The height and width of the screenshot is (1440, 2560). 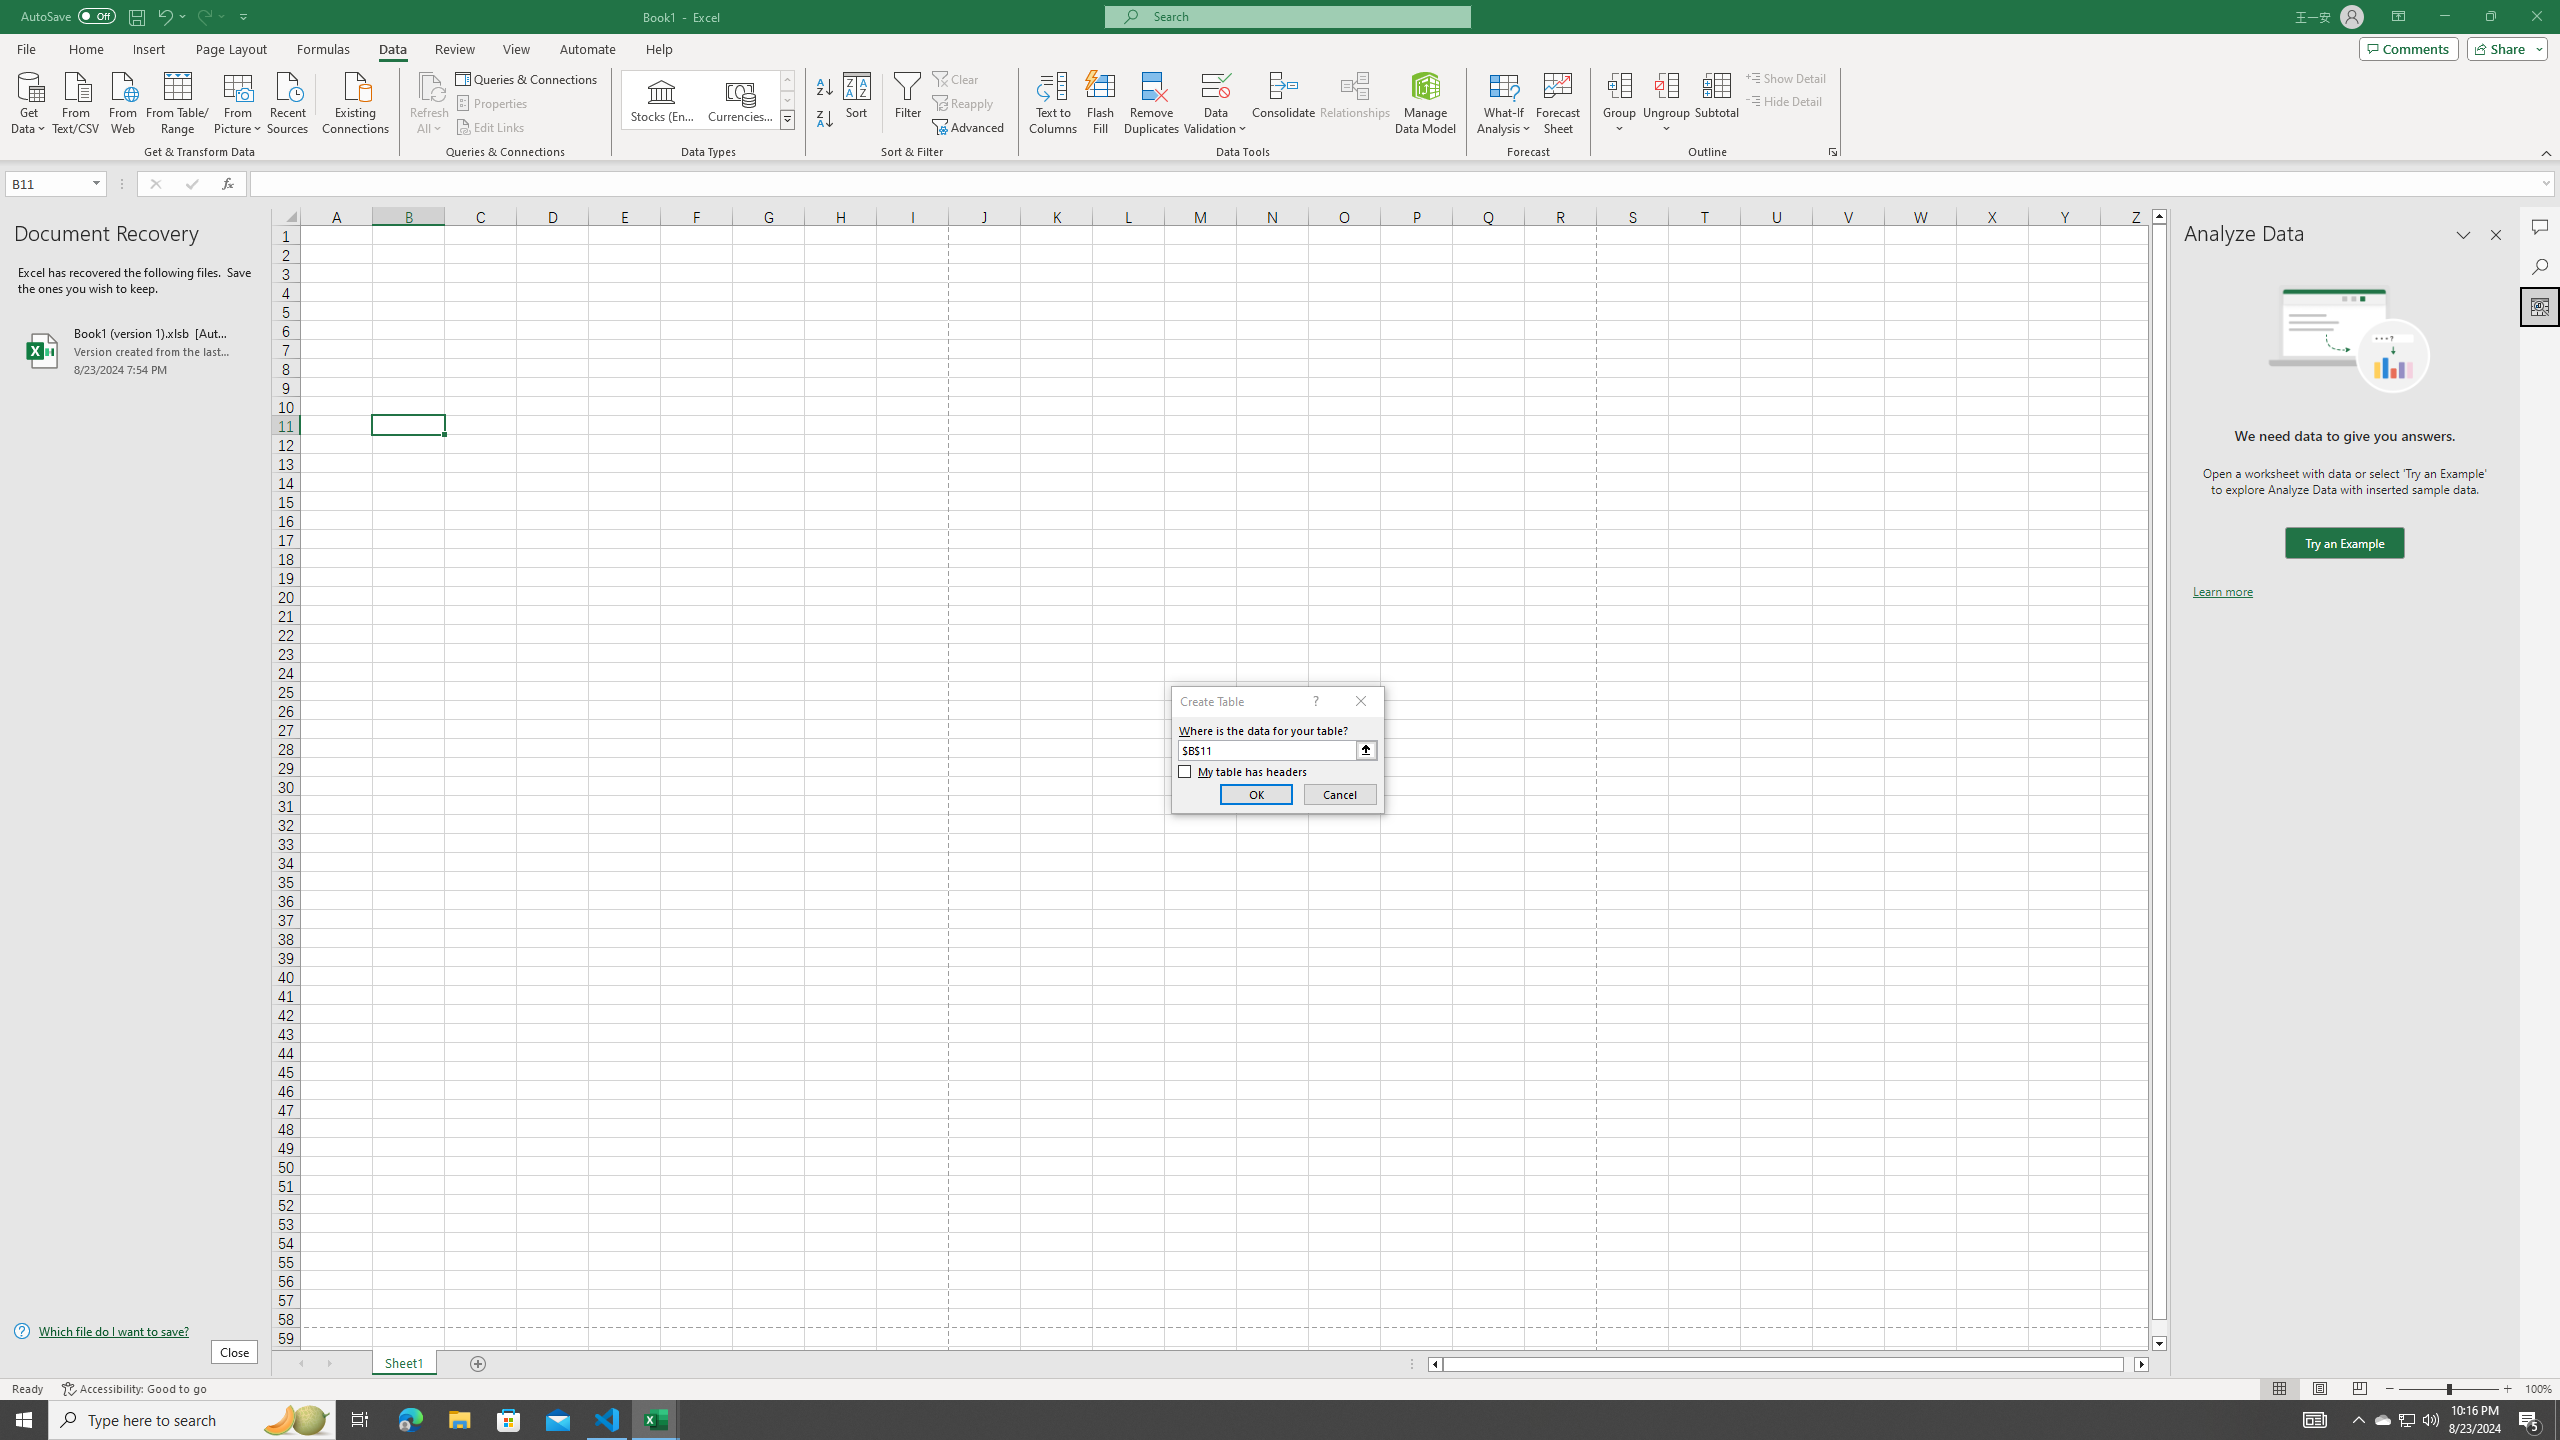 I want to click on 'Search', so click(x=2539, y=267).